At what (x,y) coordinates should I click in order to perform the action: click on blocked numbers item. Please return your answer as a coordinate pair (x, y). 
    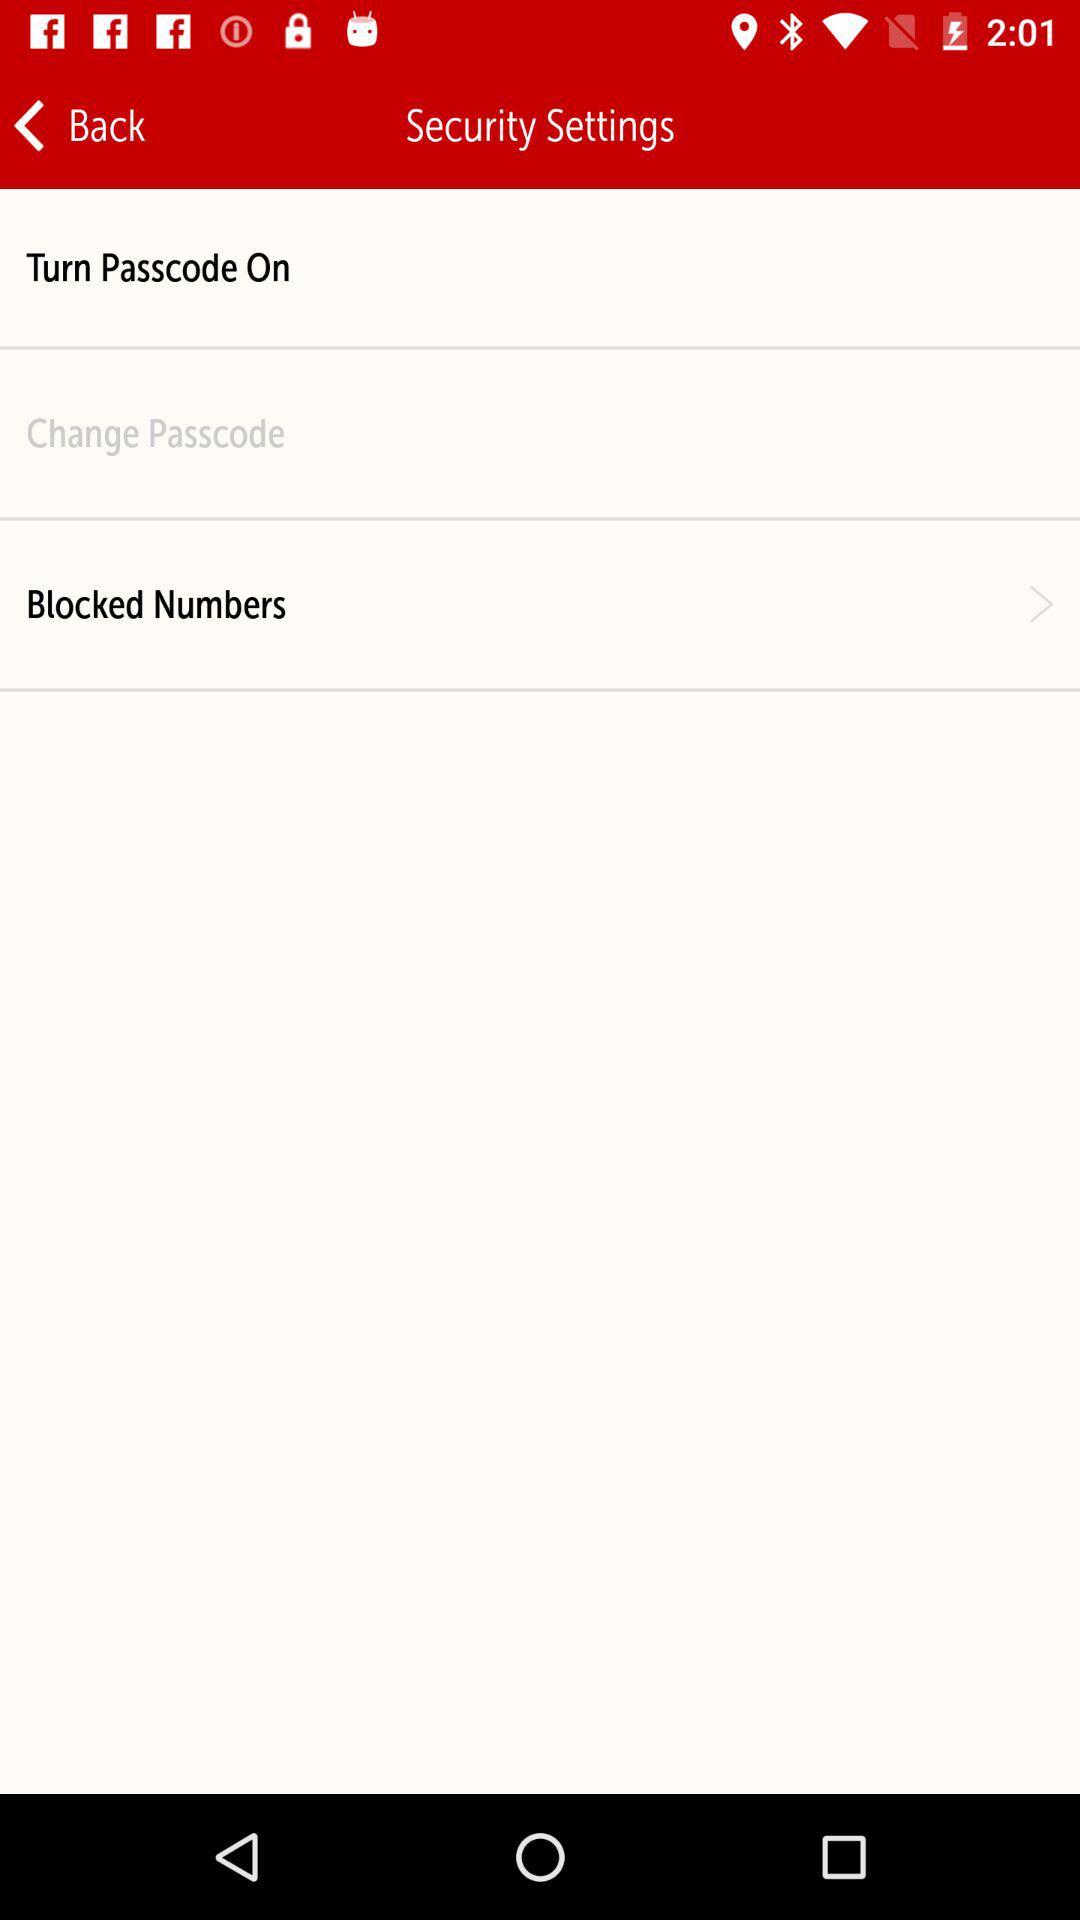
    Looking at the image, I should click on (155, 603).